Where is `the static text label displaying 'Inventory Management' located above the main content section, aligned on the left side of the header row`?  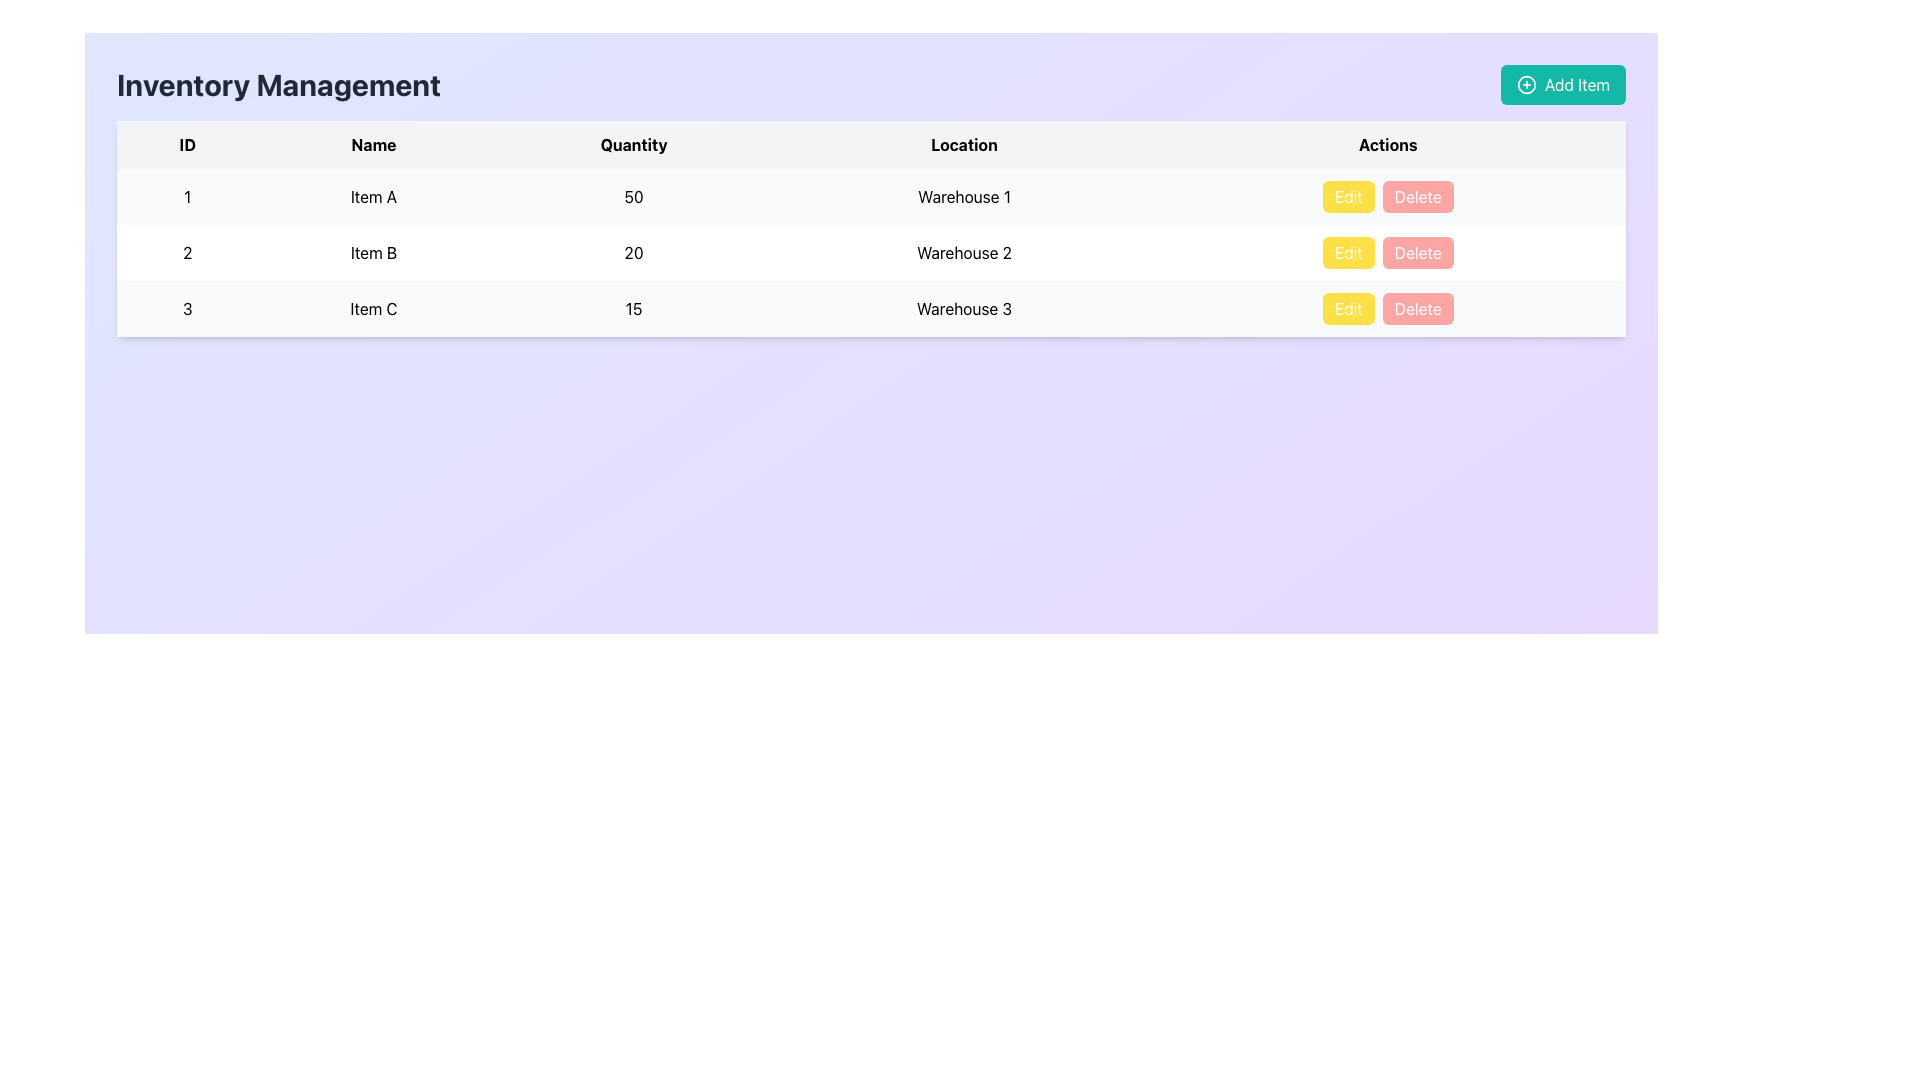 the static text label displaying 'Inventory Management' located above the main content section, aligned on the left side of the header row is located at coordinates (277, 83).